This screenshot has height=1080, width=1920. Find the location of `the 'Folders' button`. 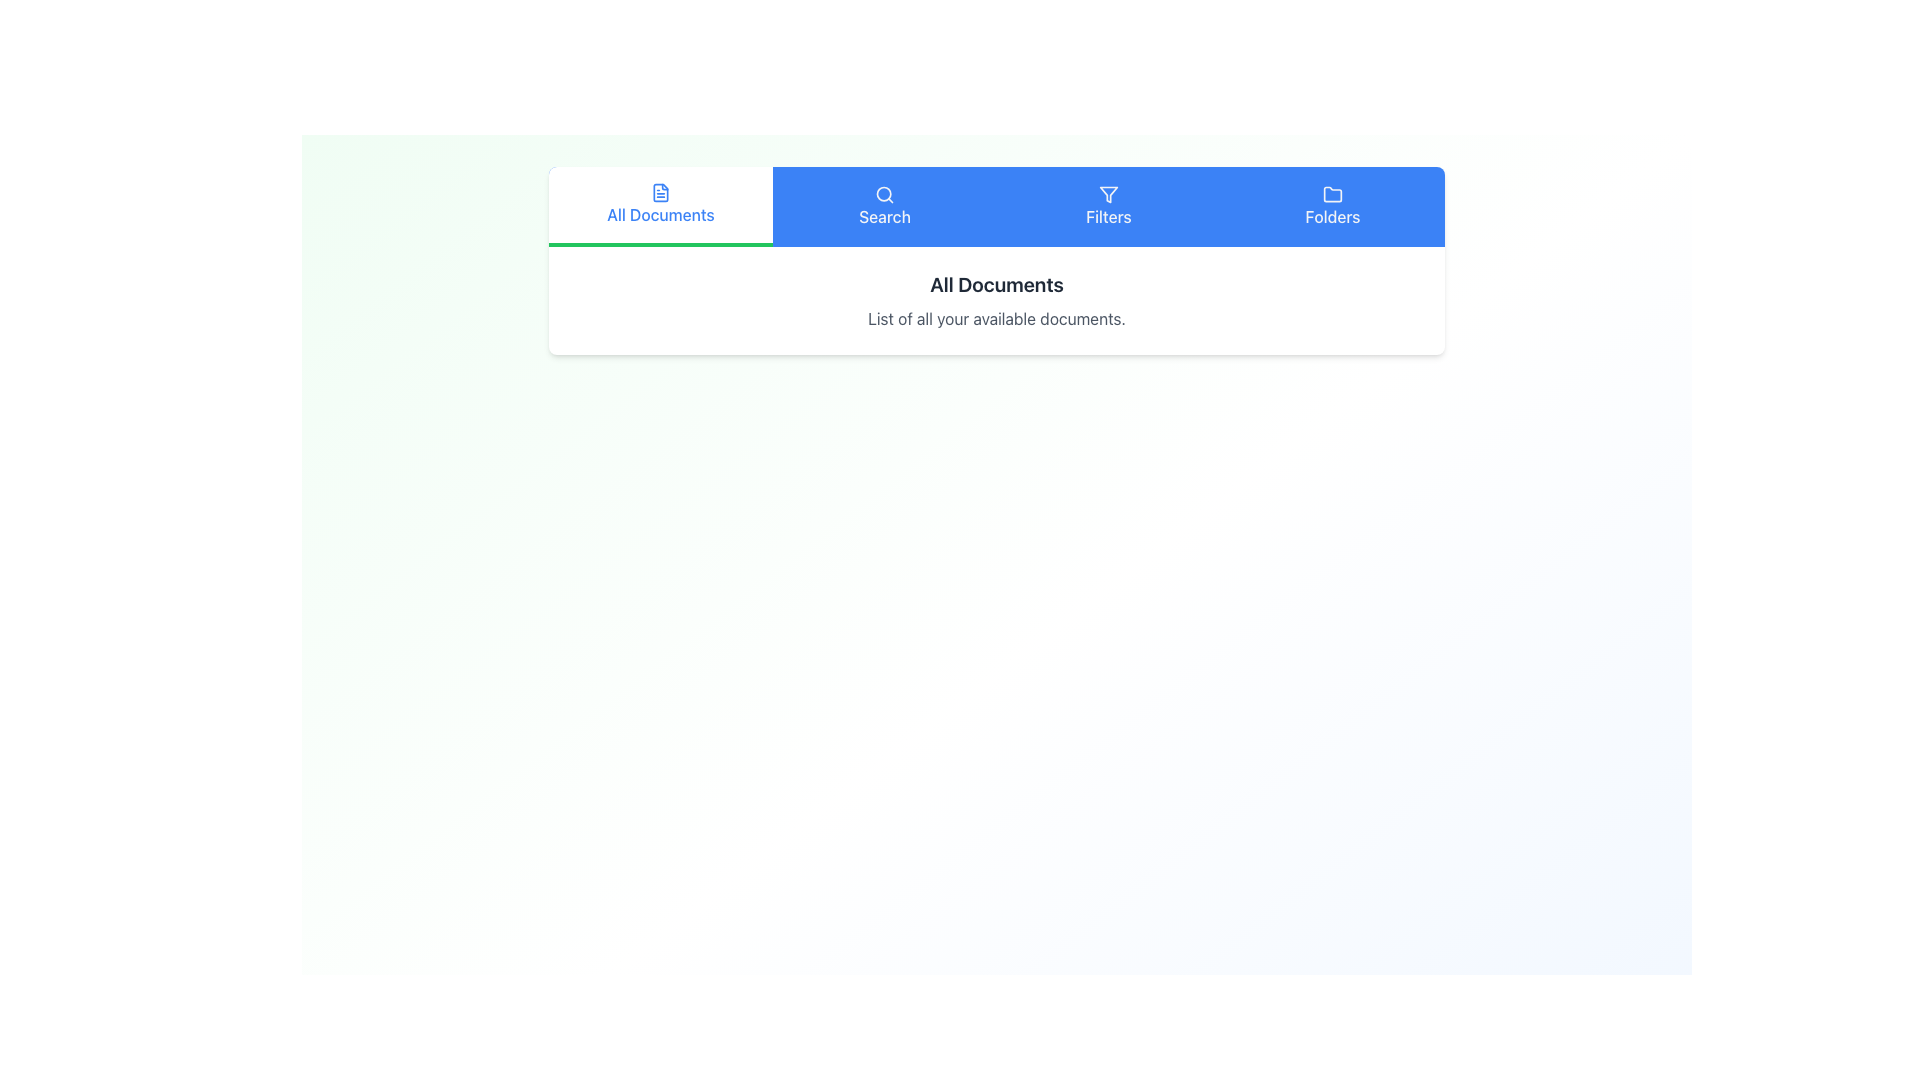

the 'Folders' button is located at coordinates (1333, 207).